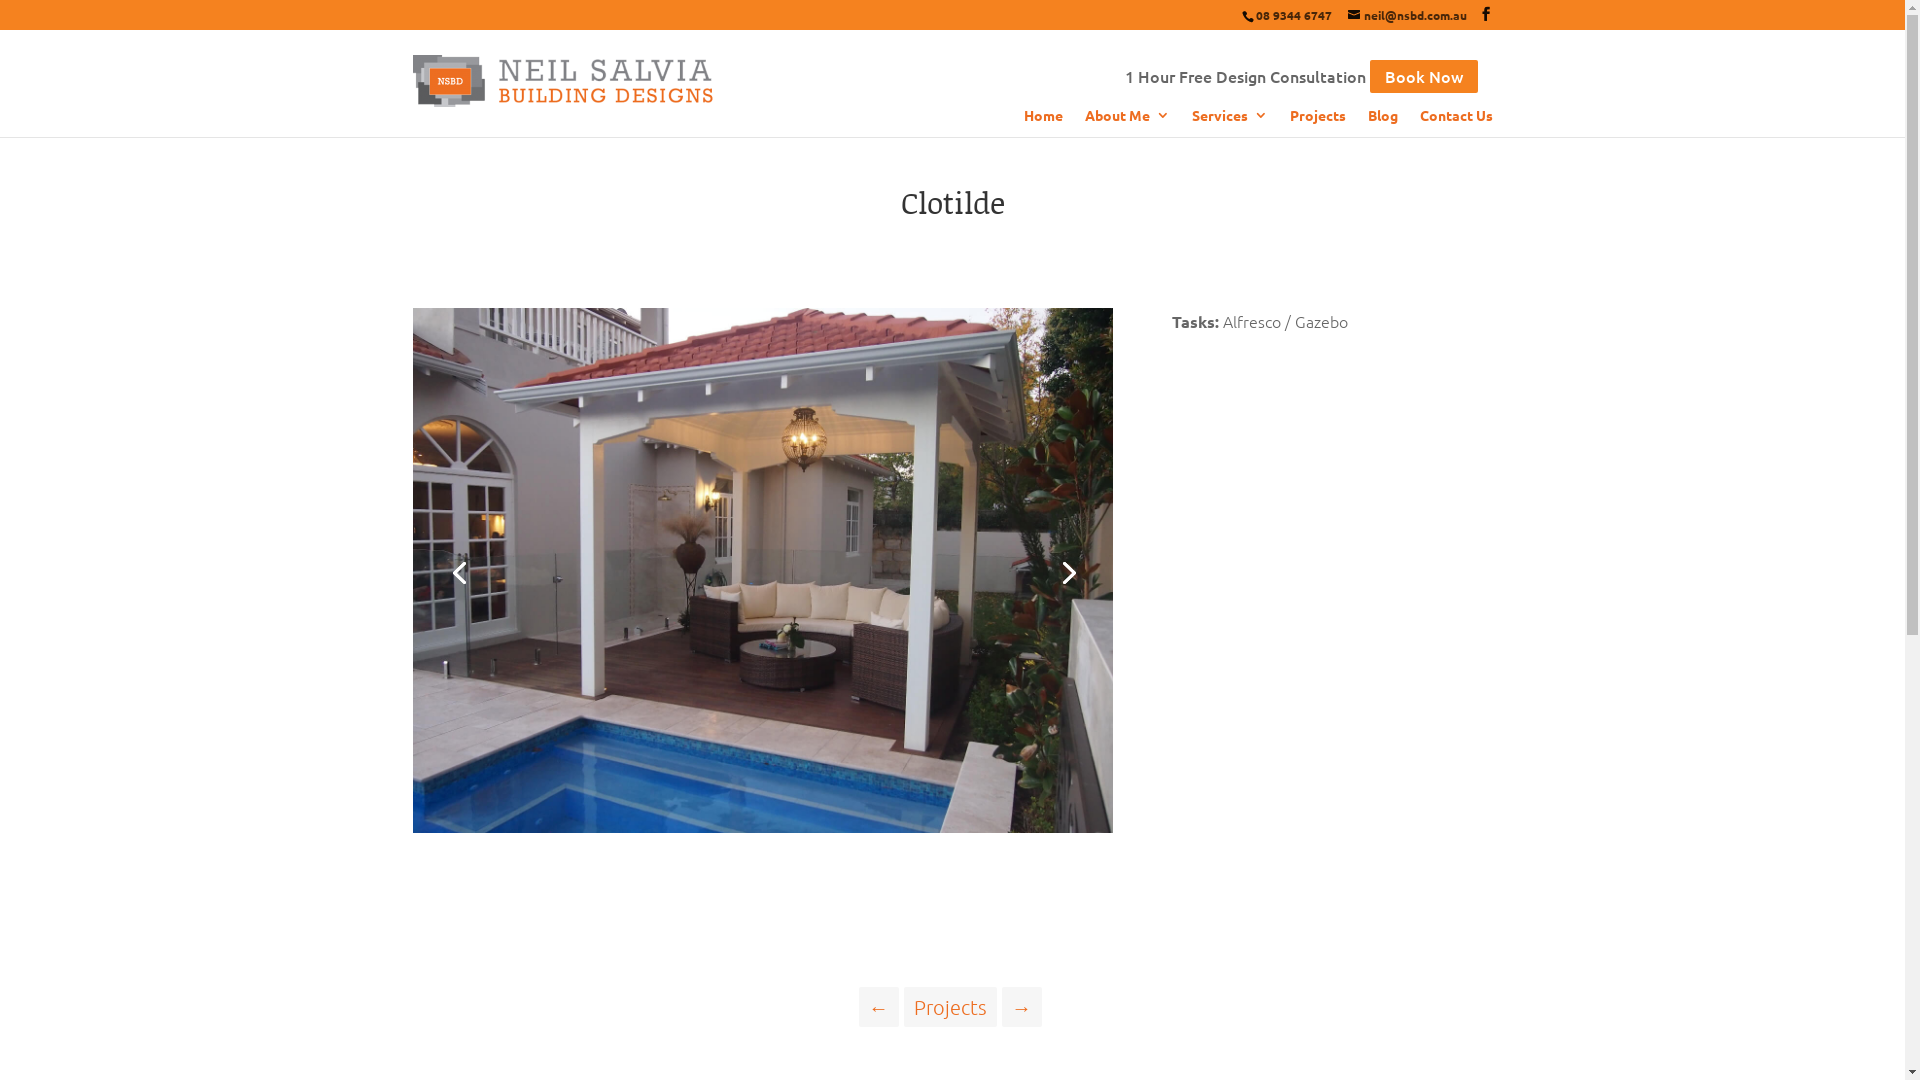 The height and width of the screenshot is (1080, 1920). Describe the element at coordinates (1367, 122) in the screenshot. I see `'Blog'` at that location.